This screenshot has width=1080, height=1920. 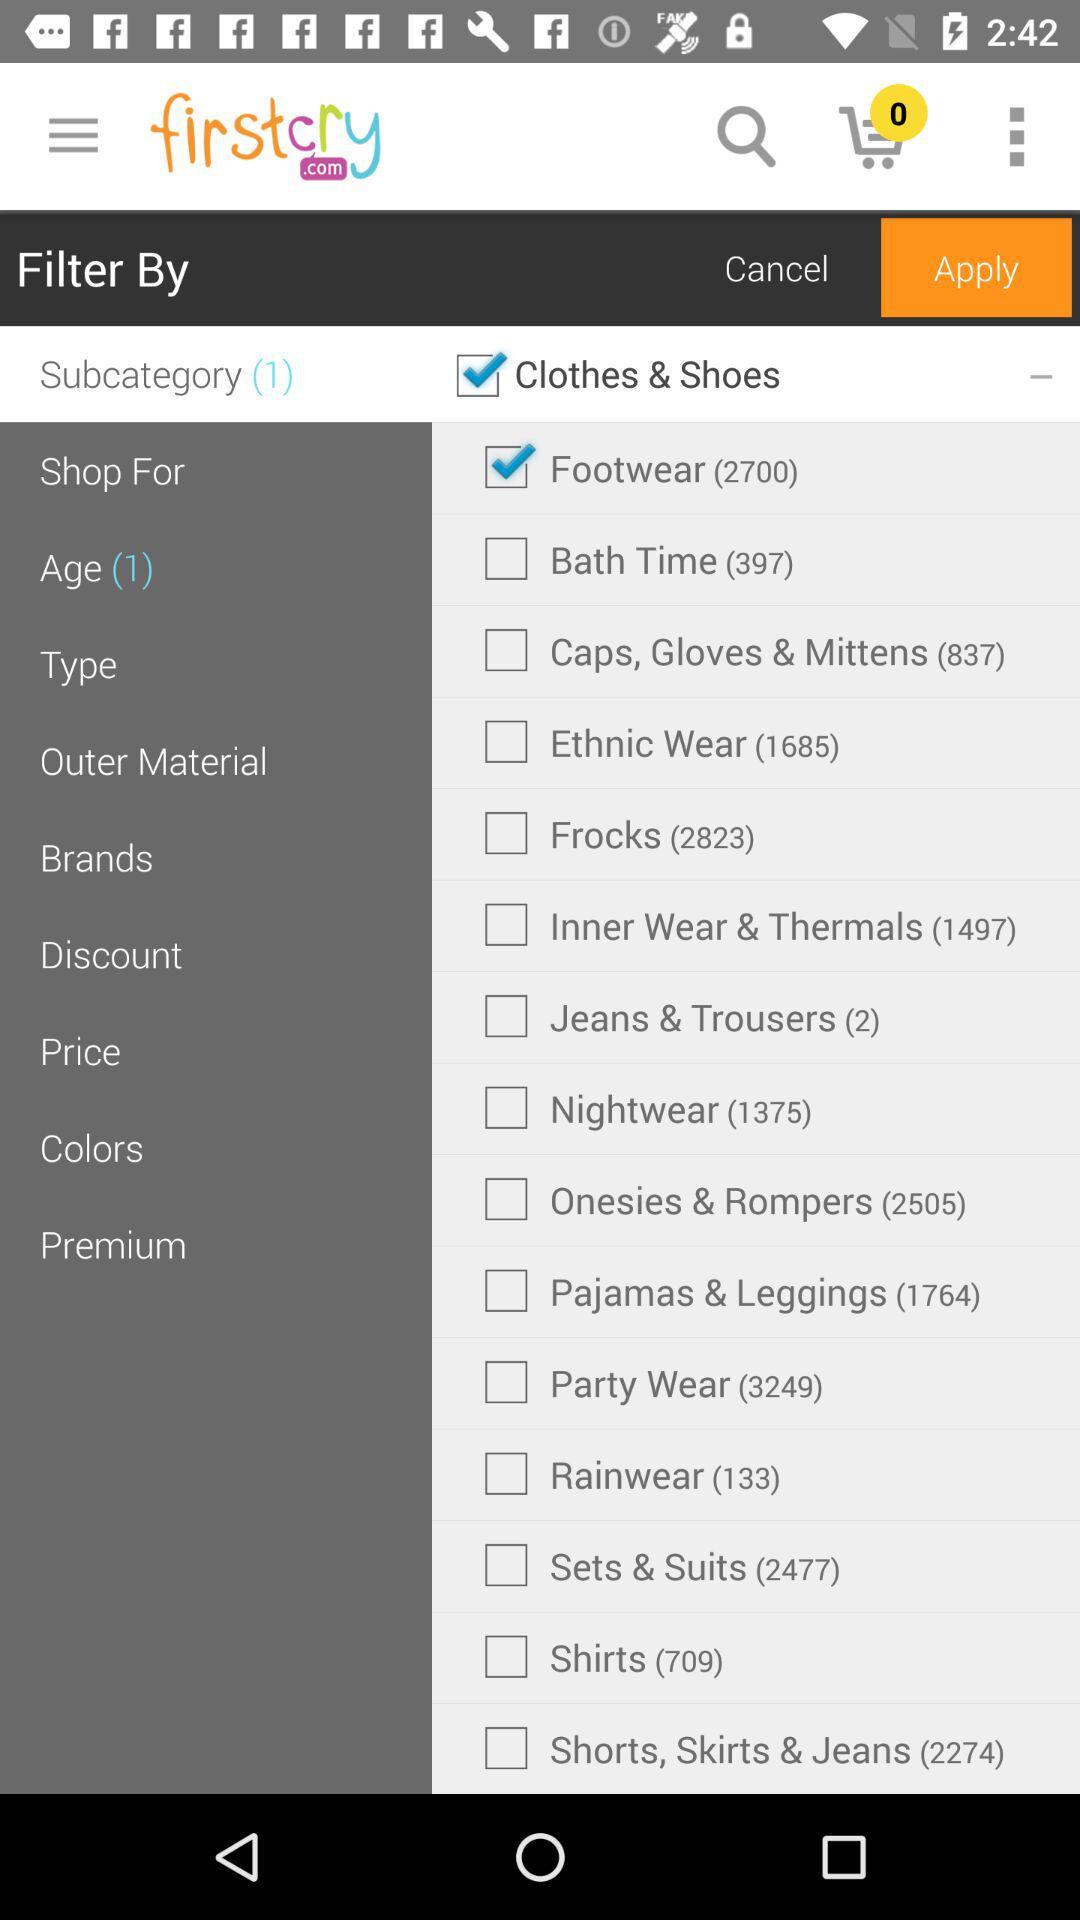 What do you see at coordinates (725, 1199) in the screenshot?
I see `onesies & rompers (2505) icon` at bounding box center [725, 1199].